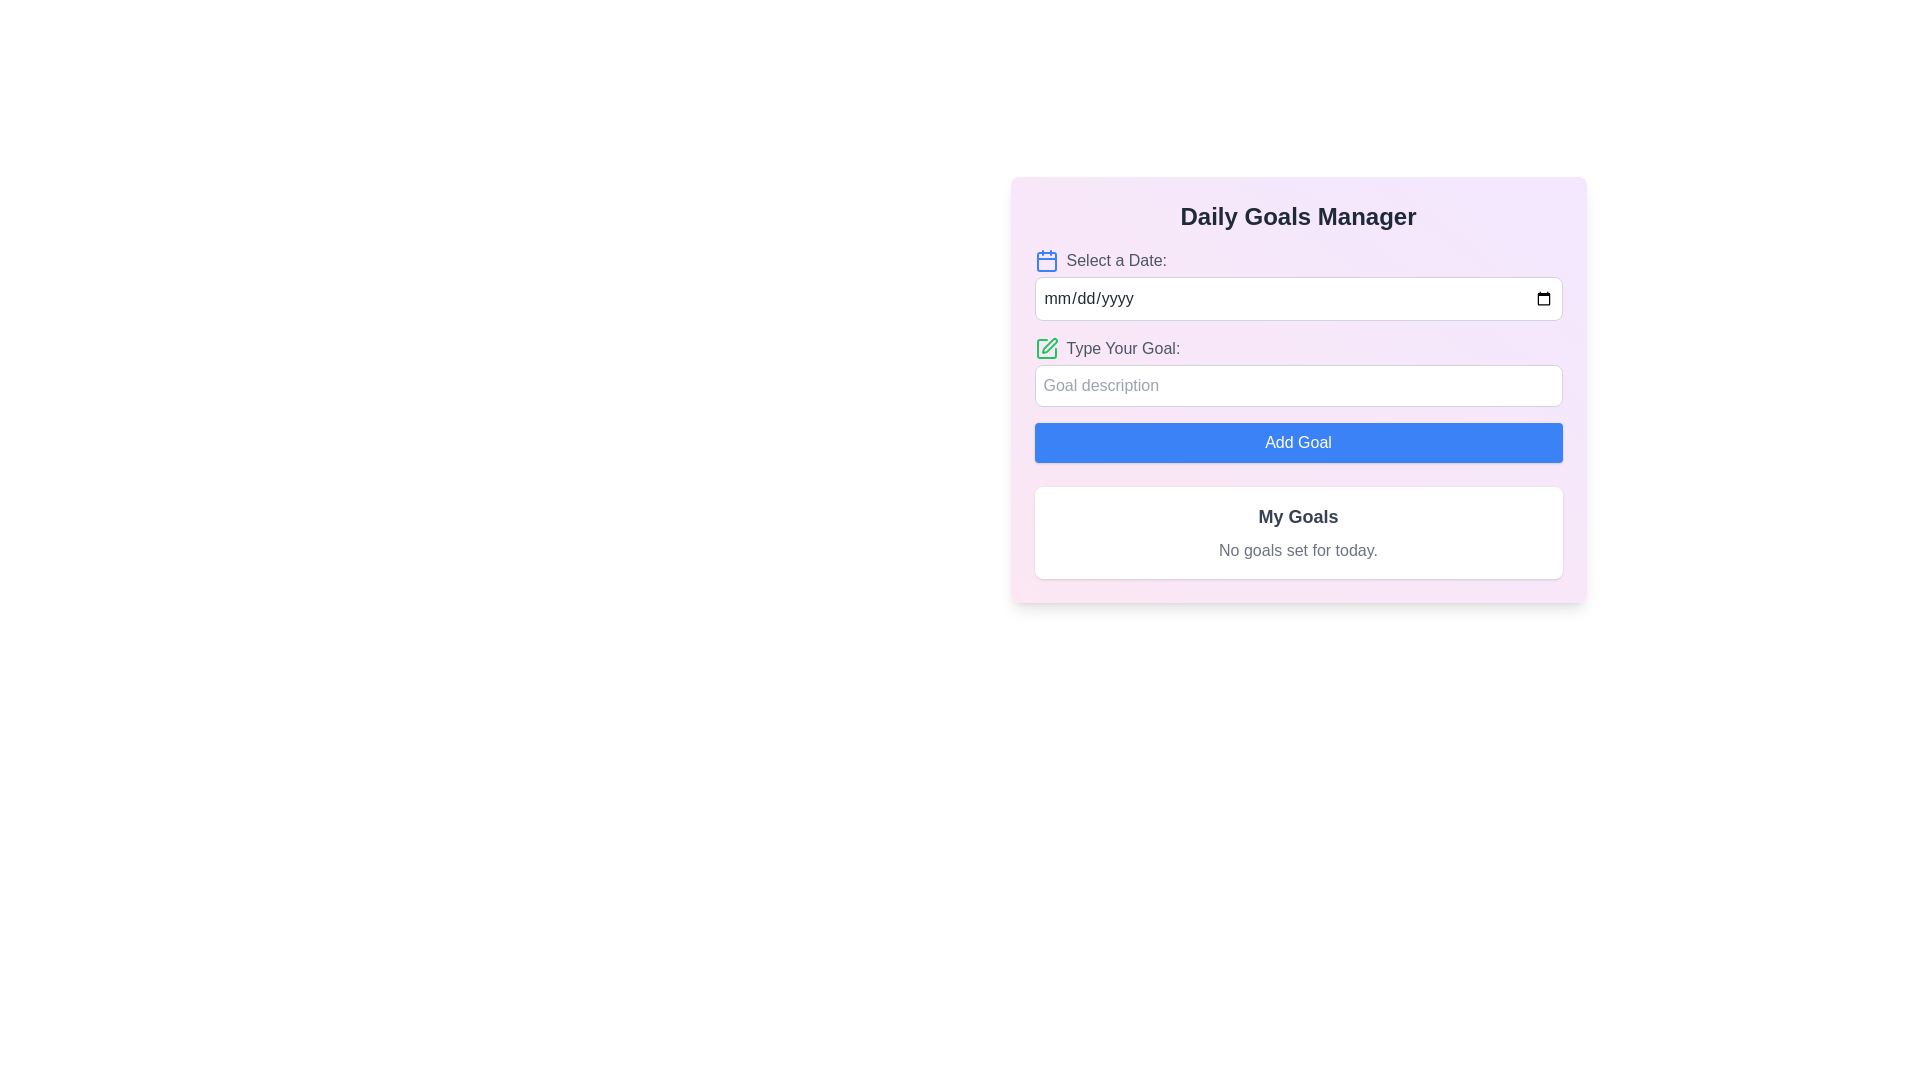 The image size is (1920, 1080). Describe the element at coordinates (1045, 347) in the screenshot. I see `the edit icon element, which is a green stroke square or rectangle next to the 'Type Your Goal' label` at that location.